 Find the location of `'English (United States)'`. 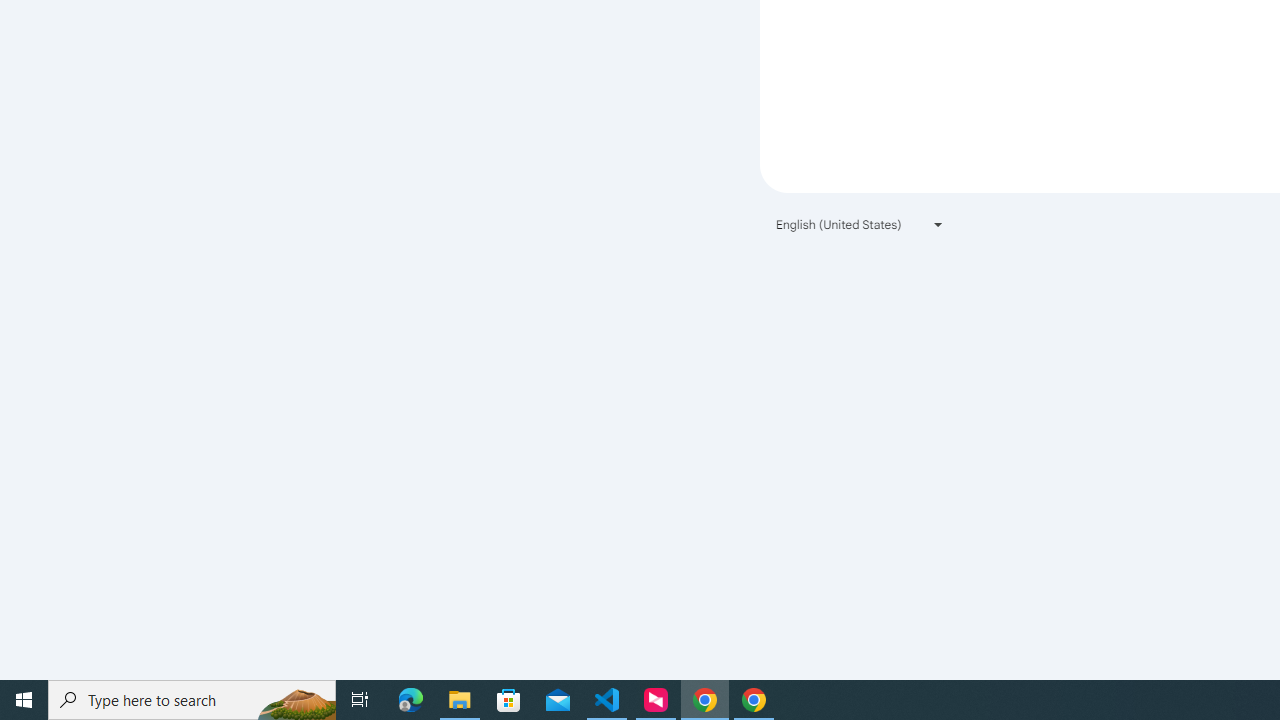

'English (United States)' is located at coordinates (860, 224).